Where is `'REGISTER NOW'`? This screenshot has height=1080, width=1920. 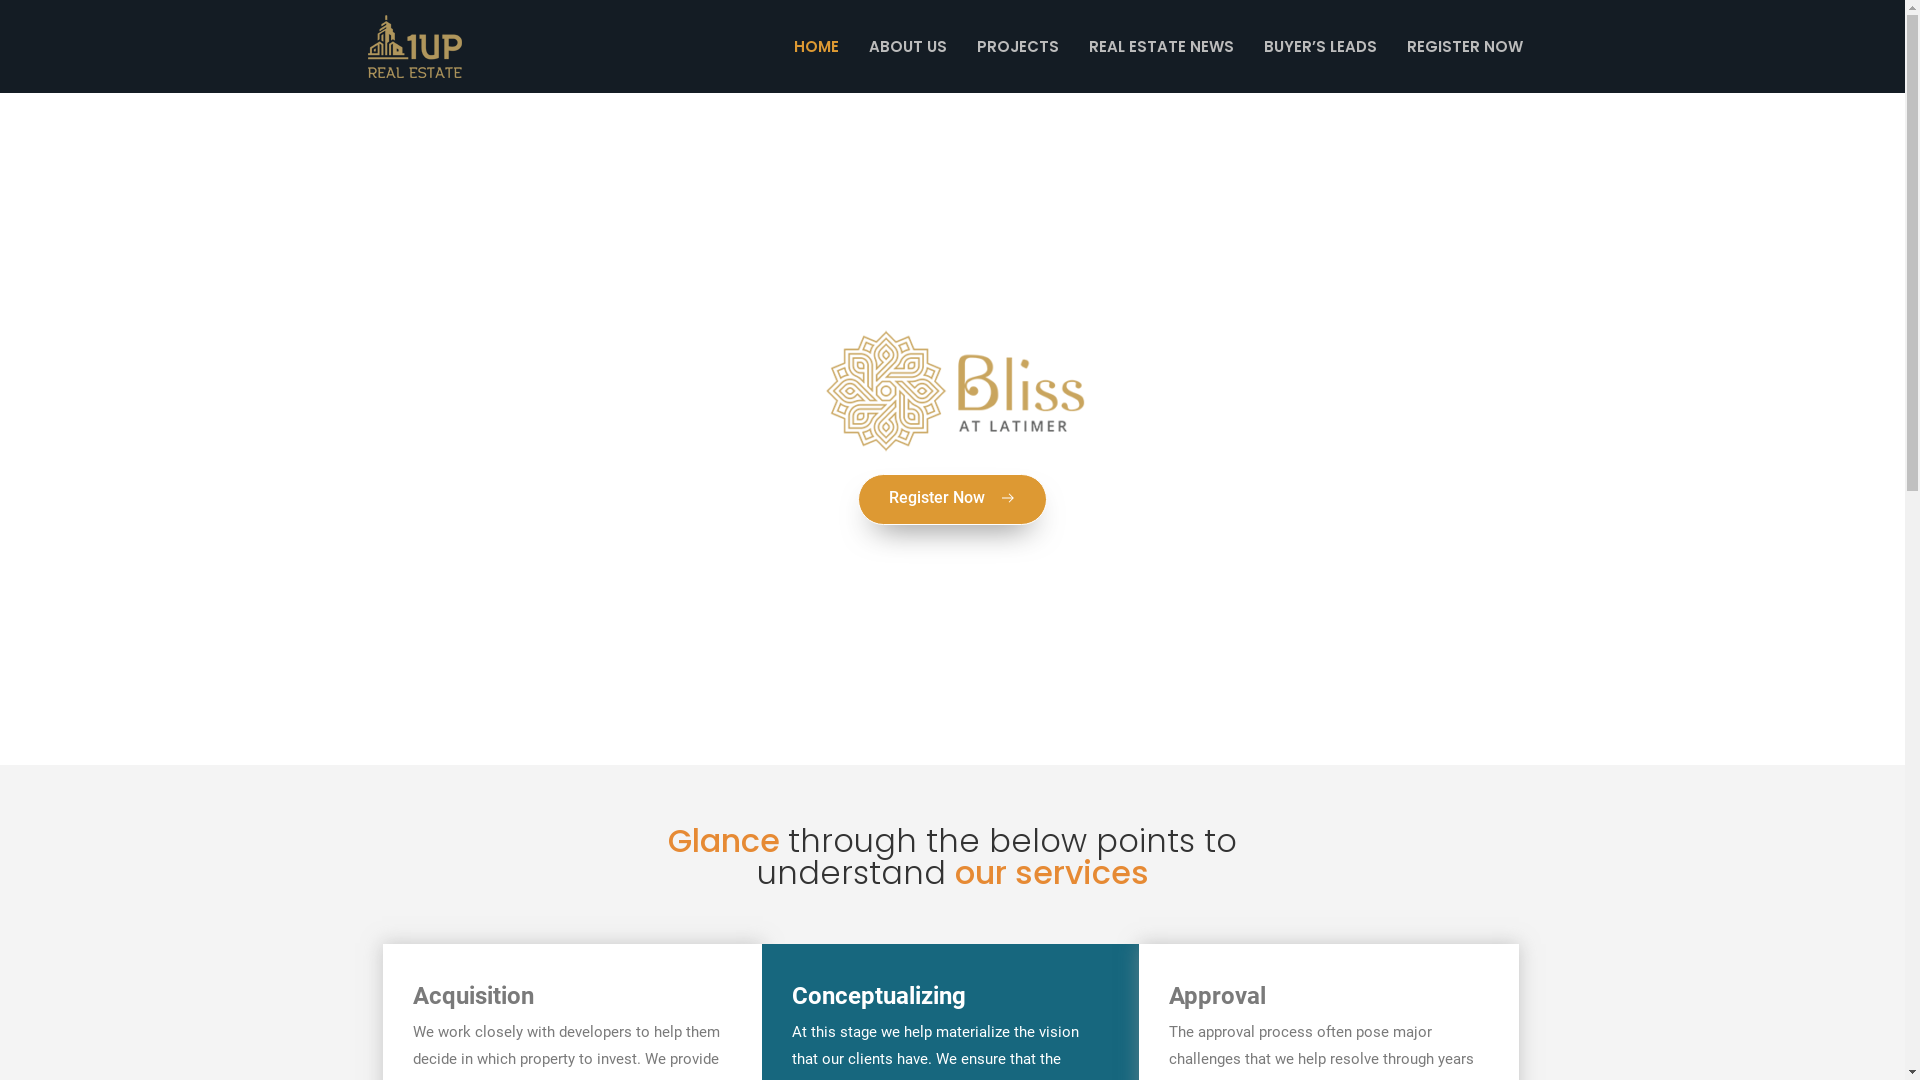
'REGISTER NOW' is located at coordinates (1391, 45).